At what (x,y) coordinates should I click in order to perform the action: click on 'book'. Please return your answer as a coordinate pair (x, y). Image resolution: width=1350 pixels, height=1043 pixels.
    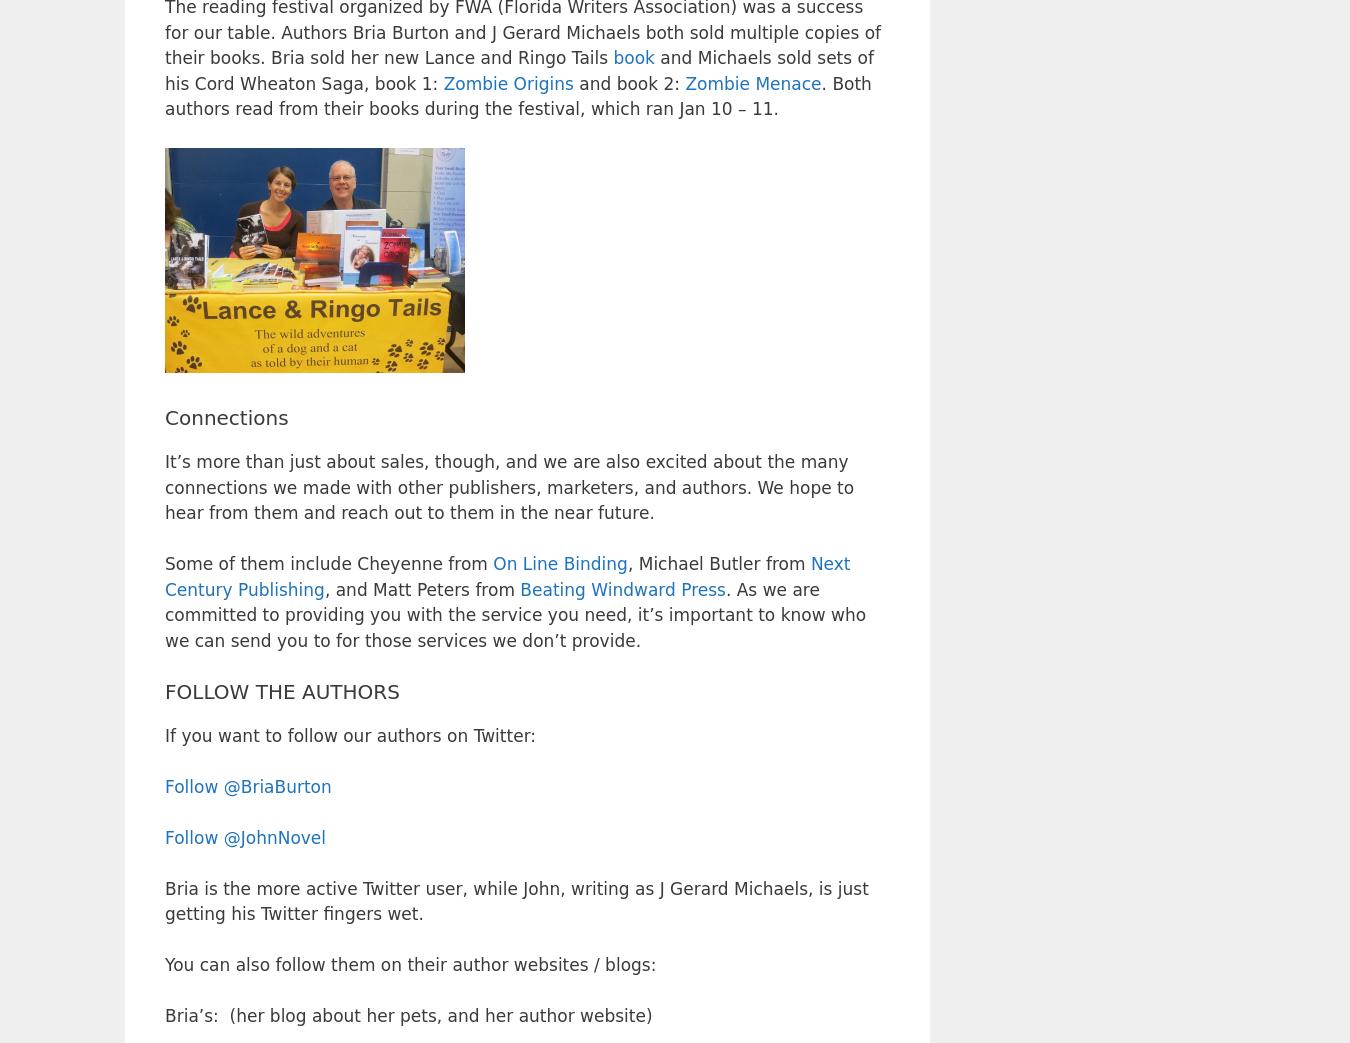
    Looking at the image, I should click on (633, 56).